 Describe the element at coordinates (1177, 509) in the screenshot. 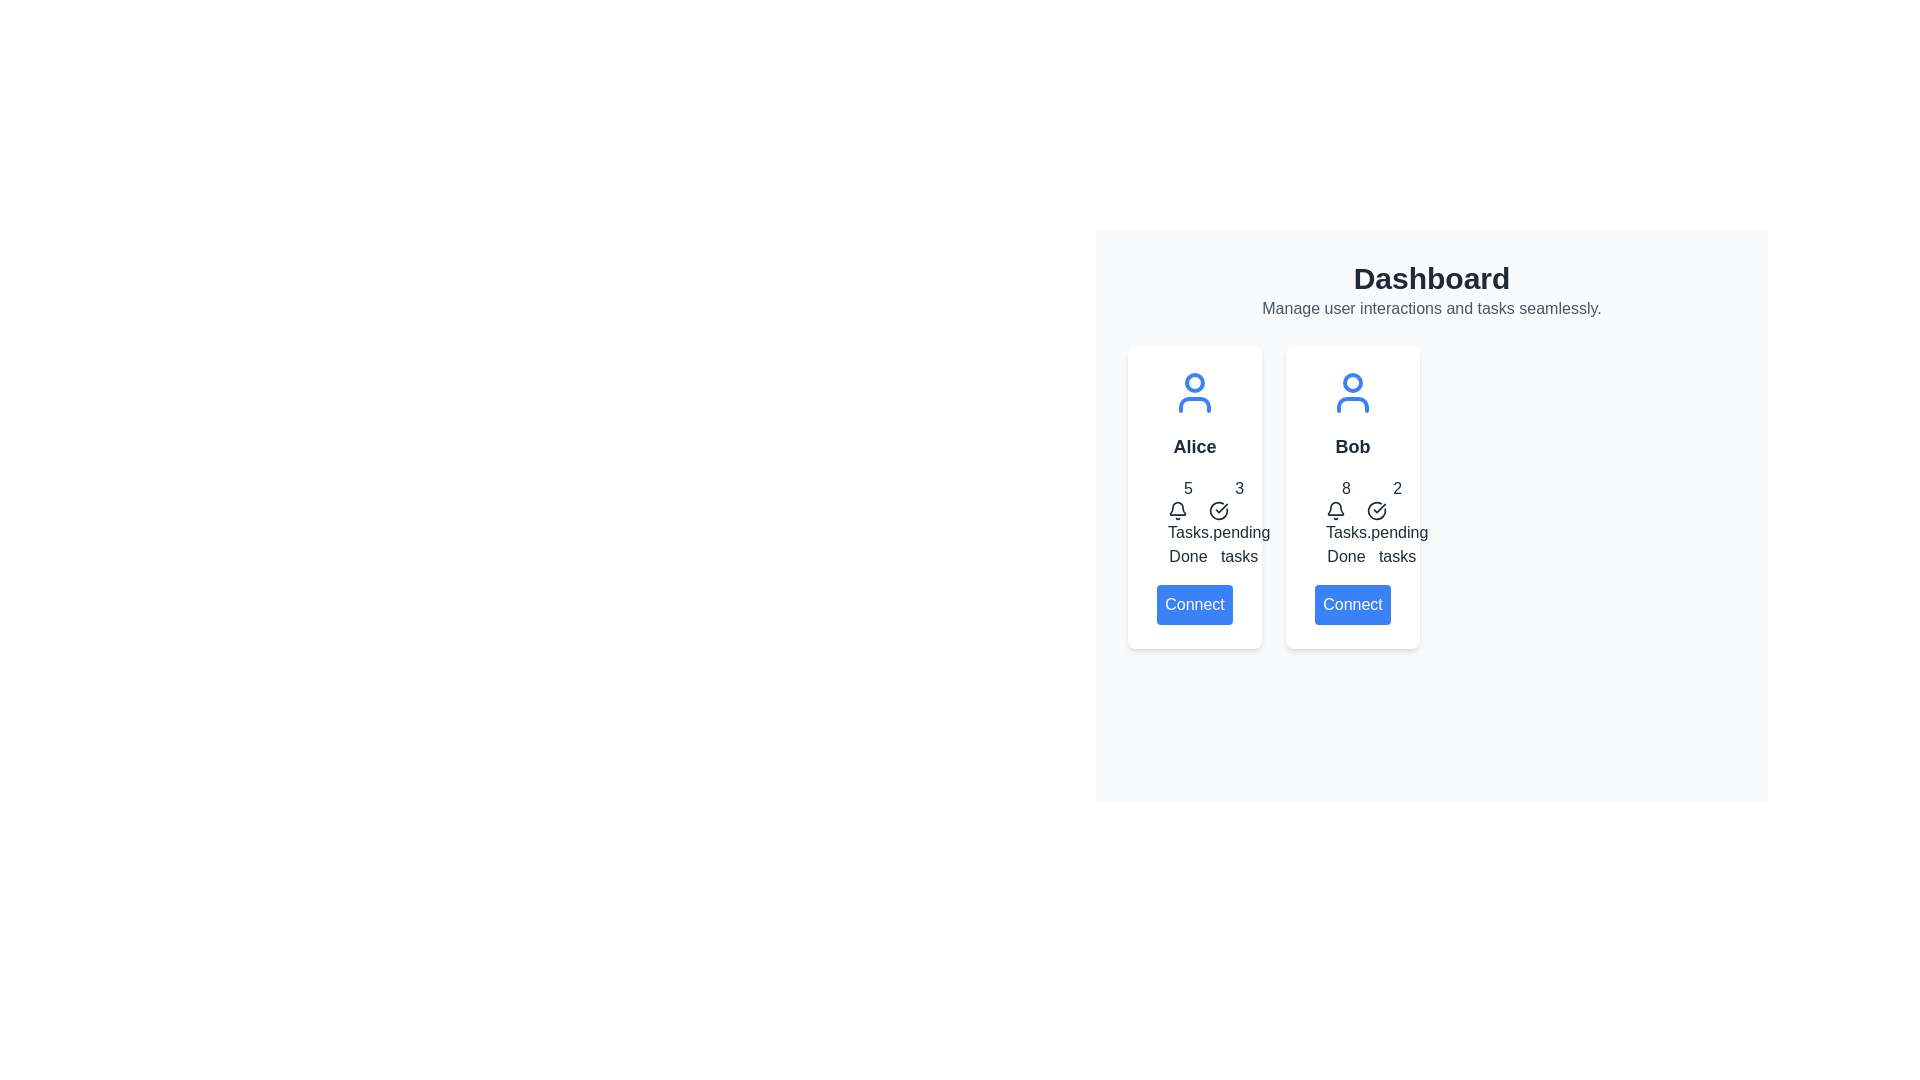

I see `the notification bell icon located to the right of the number '5' and above the text 'Tasks Done' in the left card for interaction, if it is active` at that location.